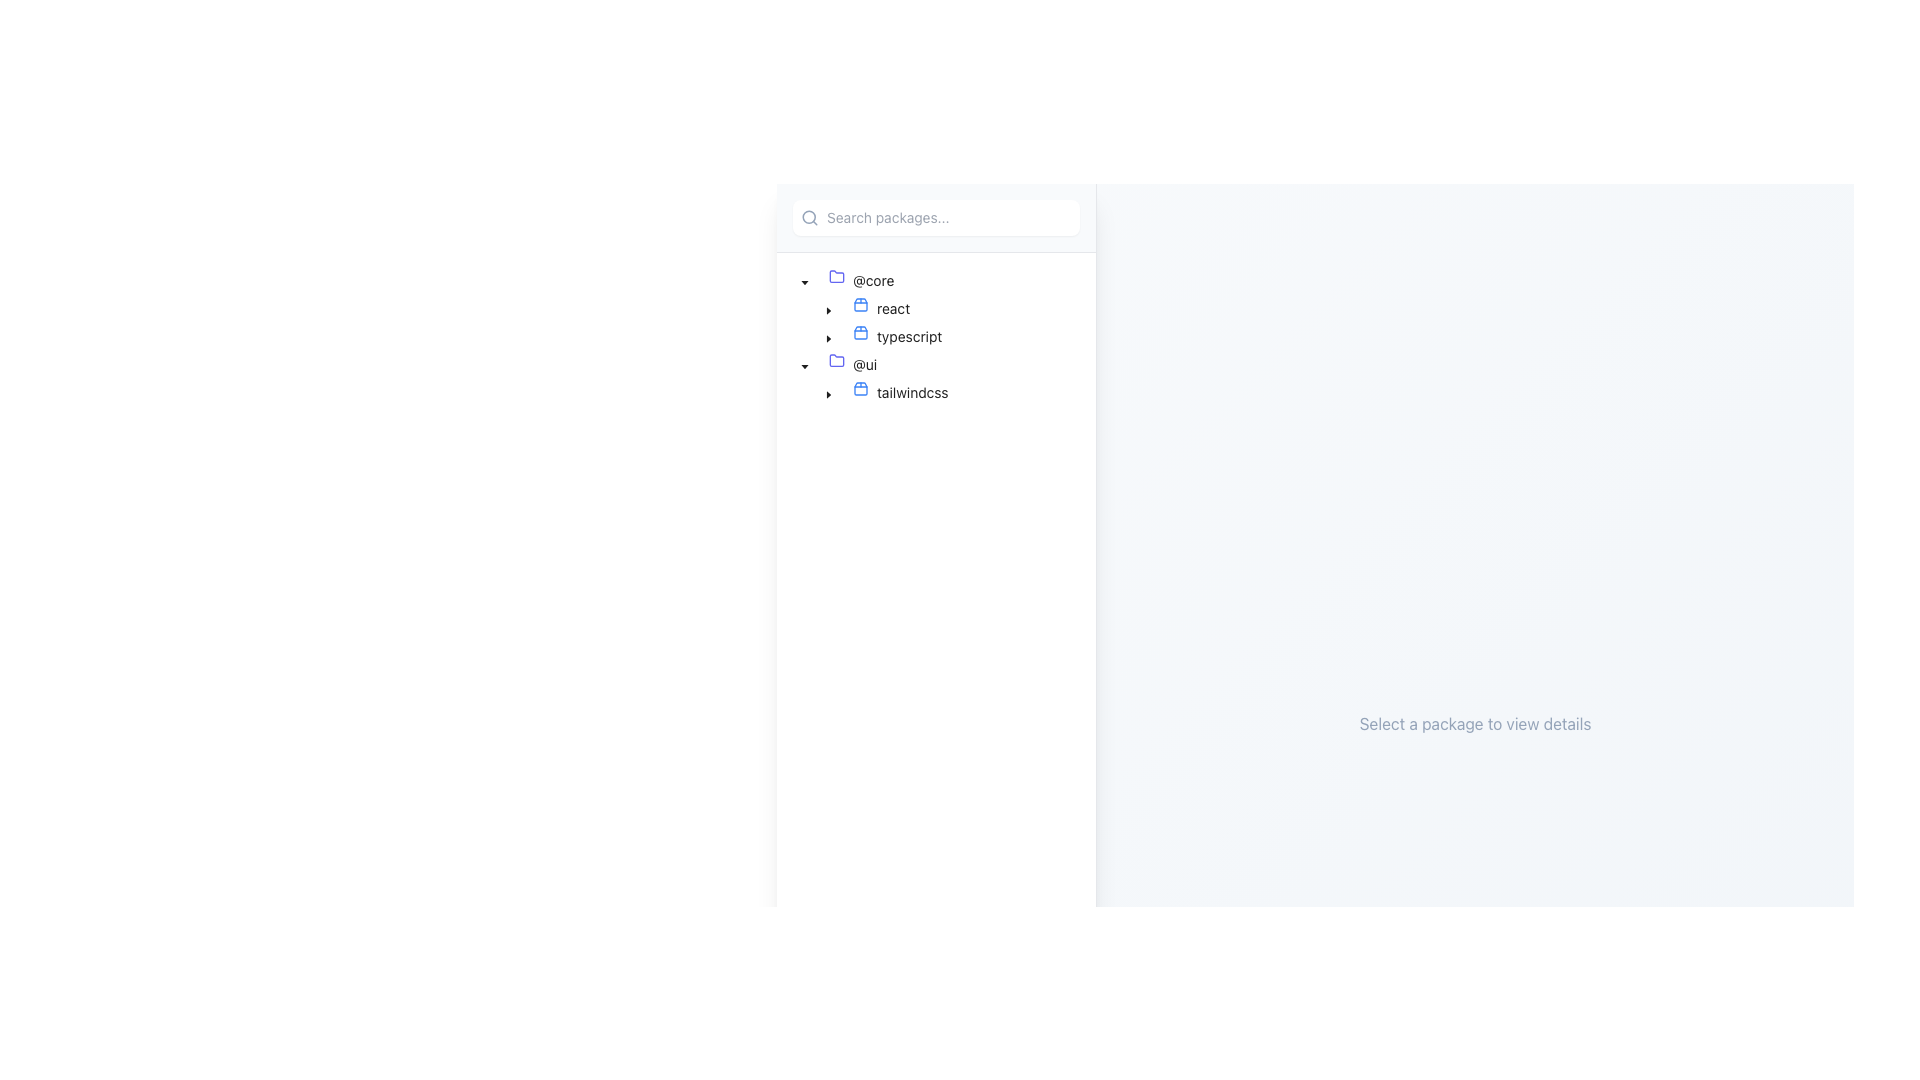  I want to click on the vertical indentation marker element to the left of the 'react' tree item in the file hierarchy interface, so click(805, 308).